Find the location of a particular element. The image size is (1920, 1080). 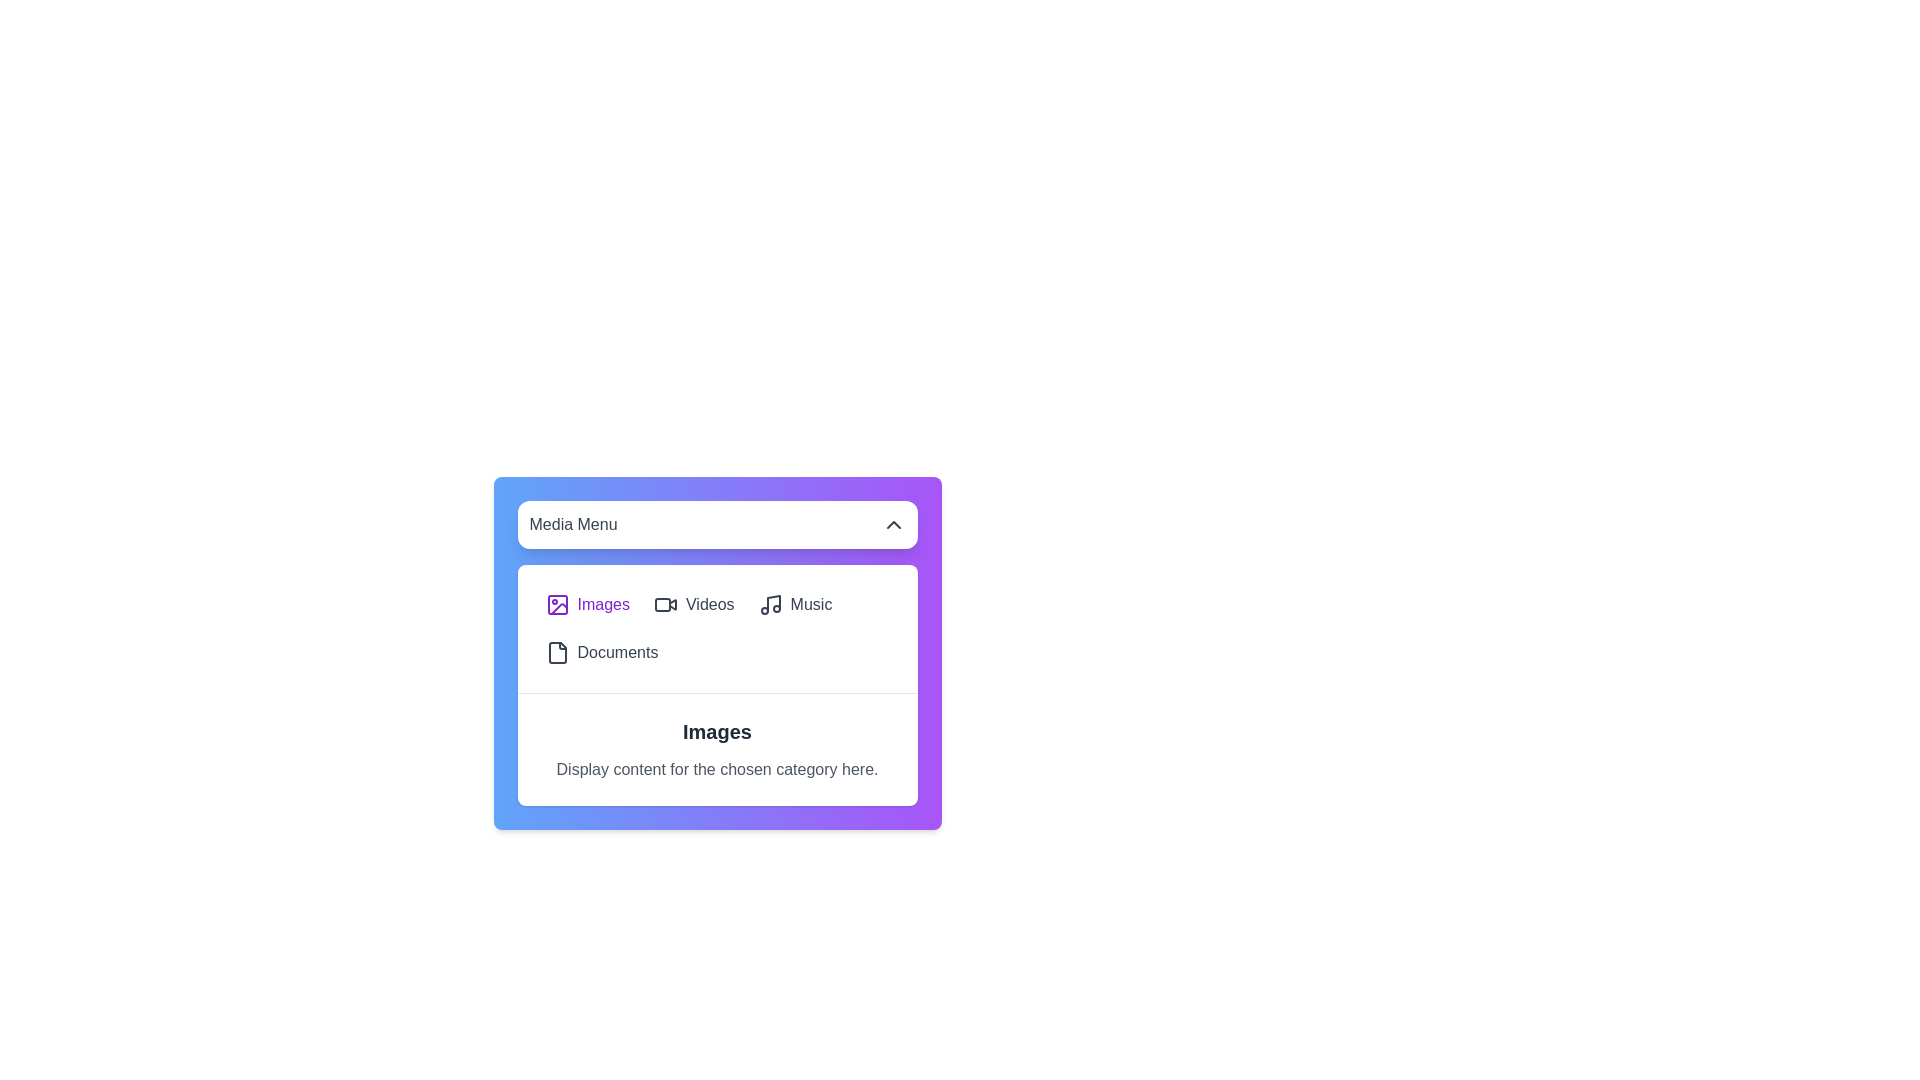

the compound component containing the title text 'Images' and descriptive text 'Display content for the chosen category here.' is located at coordinates (717, 749).